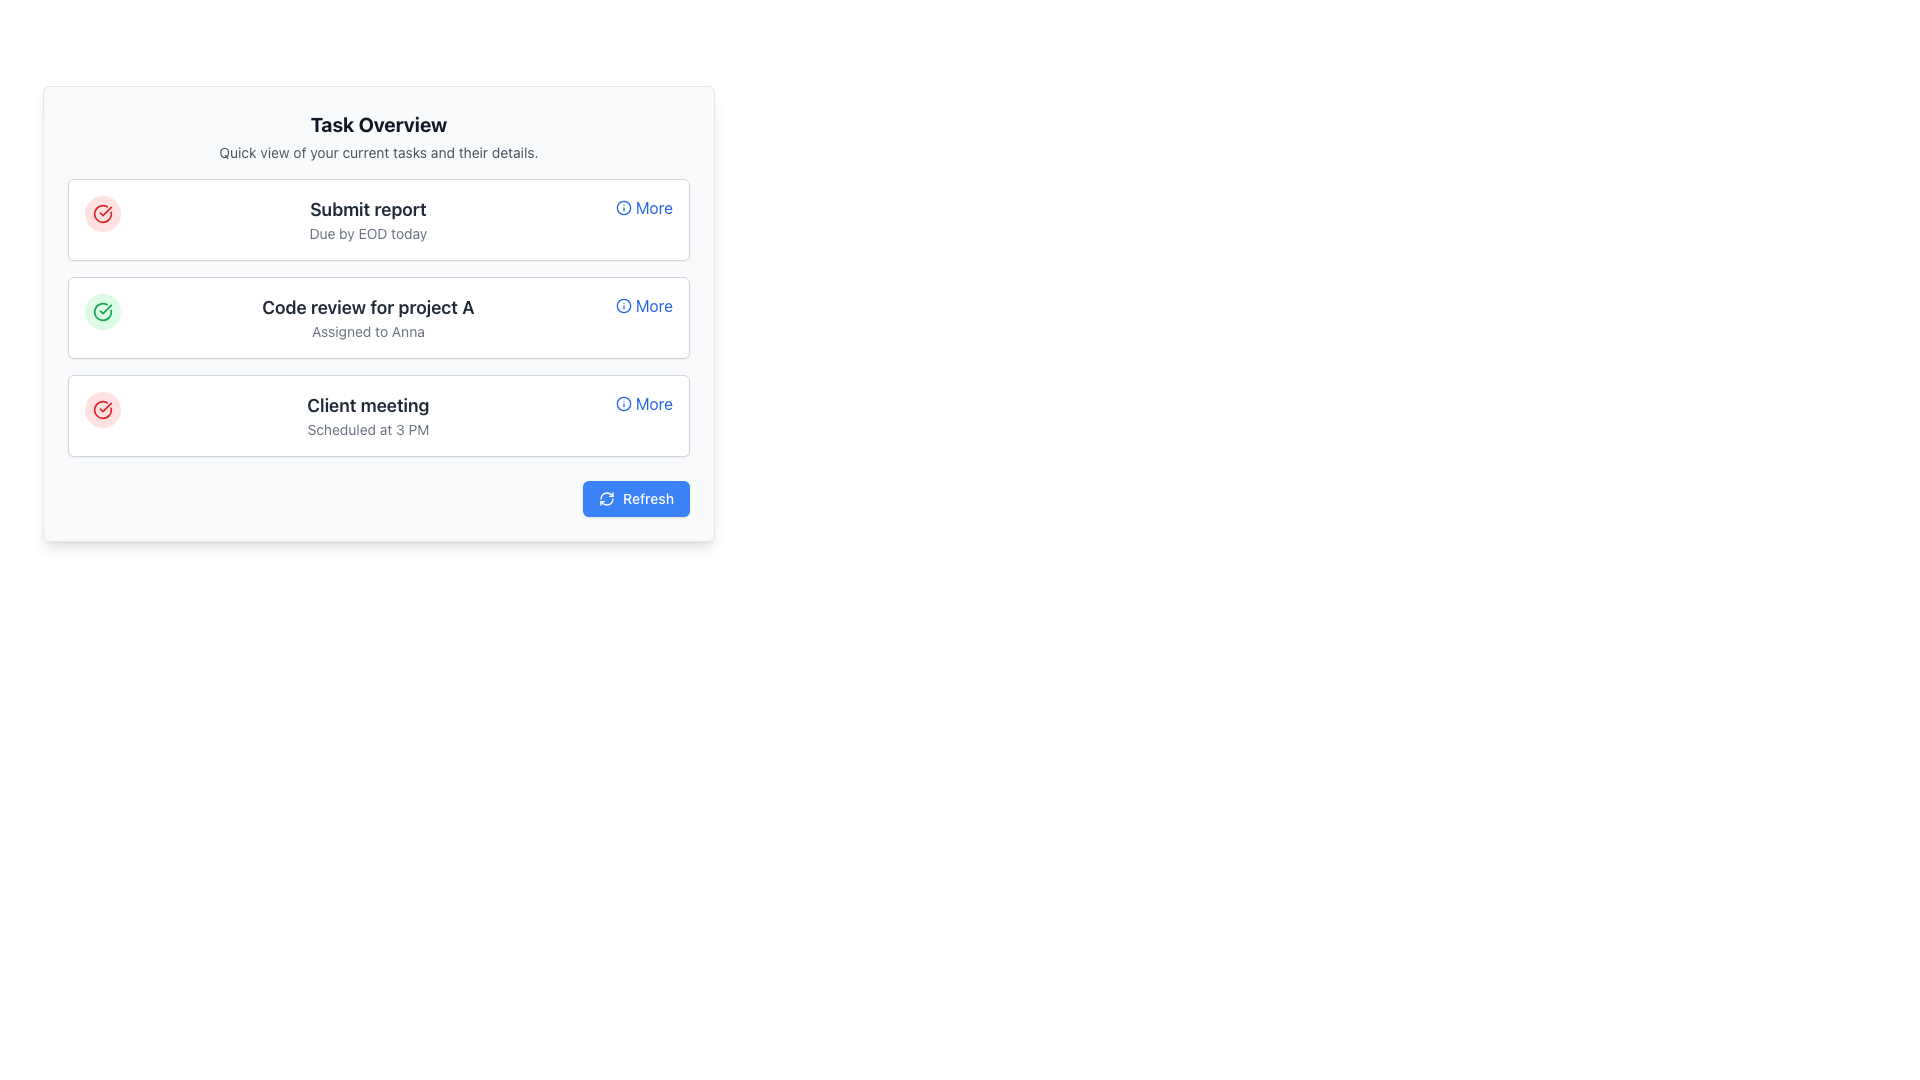 This screenshot has height=1080, width=1920. Describe the element at coordinates (368, 233) in the screenshot. I see `the text element that provides the deadline for the task labeled 'Submit report', located directly below the 'Submit report' header in the first task card` at that location.